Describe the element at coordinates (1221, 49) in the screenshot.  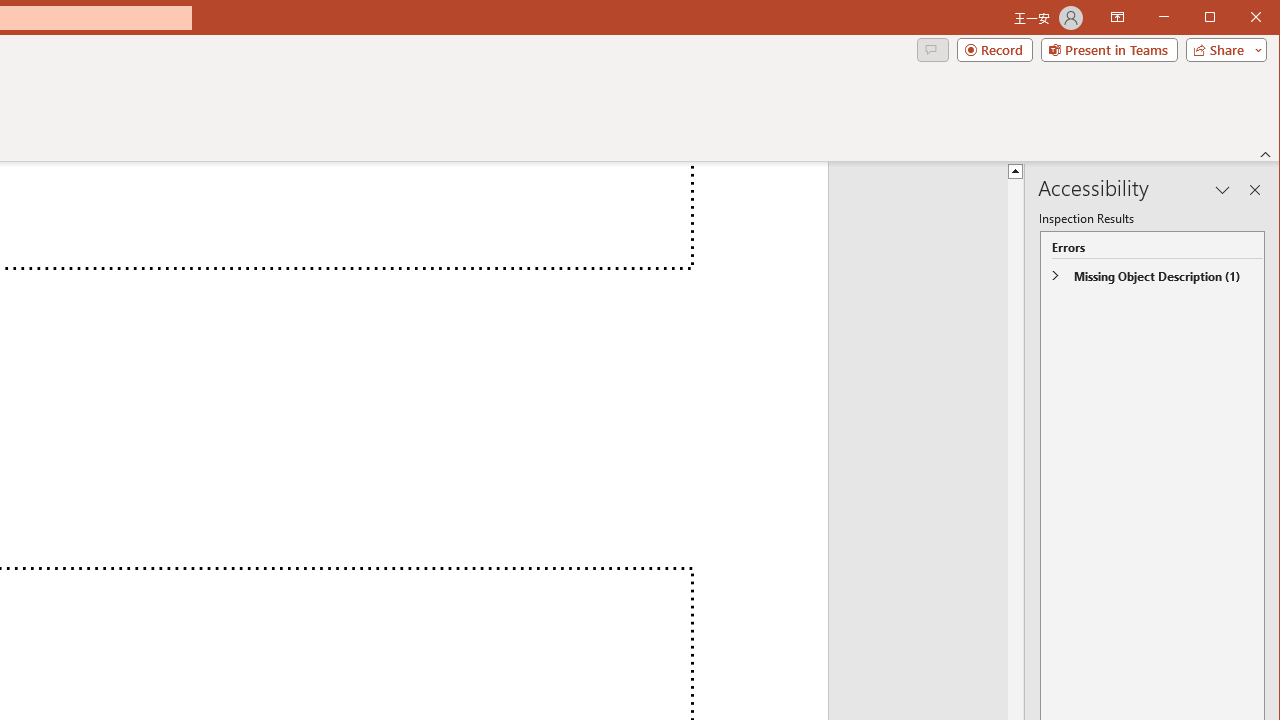
I see `'Share'` at that location.